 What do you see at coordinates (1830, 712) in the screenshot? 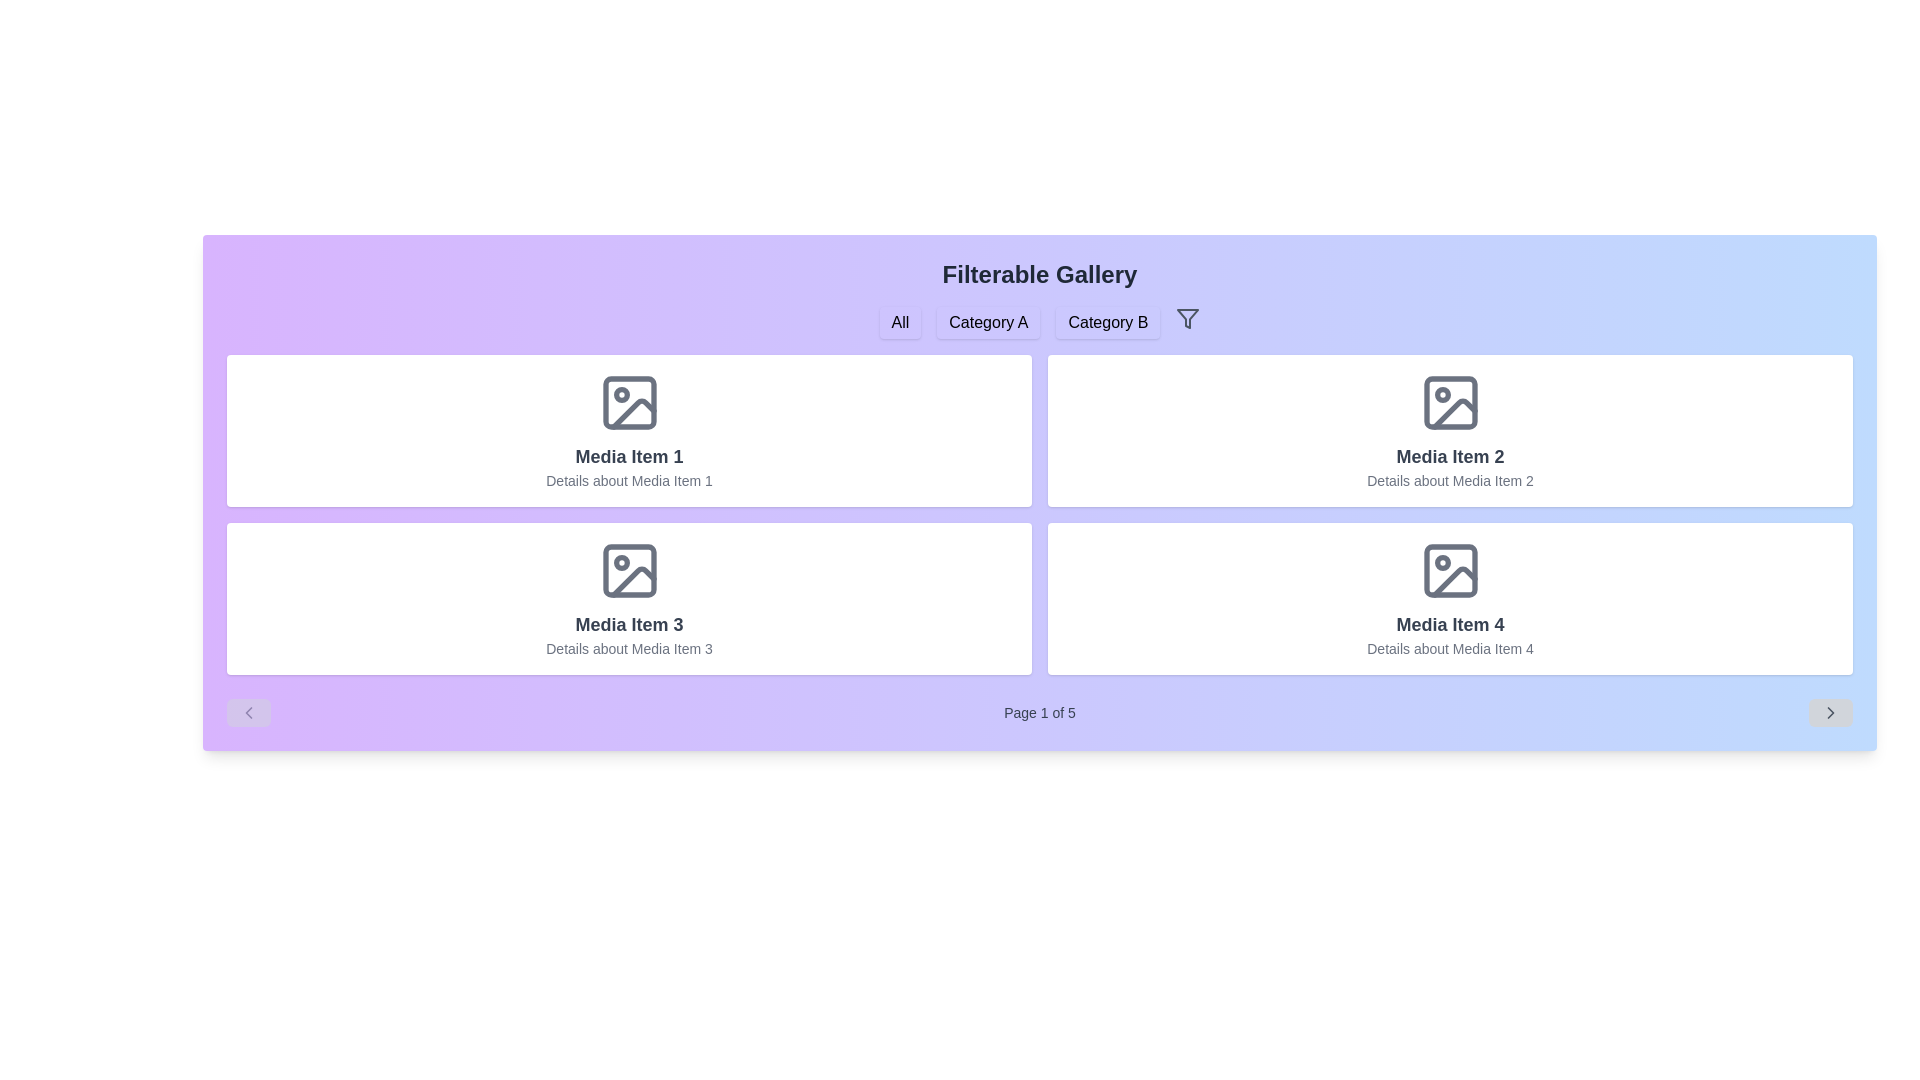
I see `the right-facing chevron arrow icon located in the bottom-right corner of the interface` at bounding box center [1830, 712].